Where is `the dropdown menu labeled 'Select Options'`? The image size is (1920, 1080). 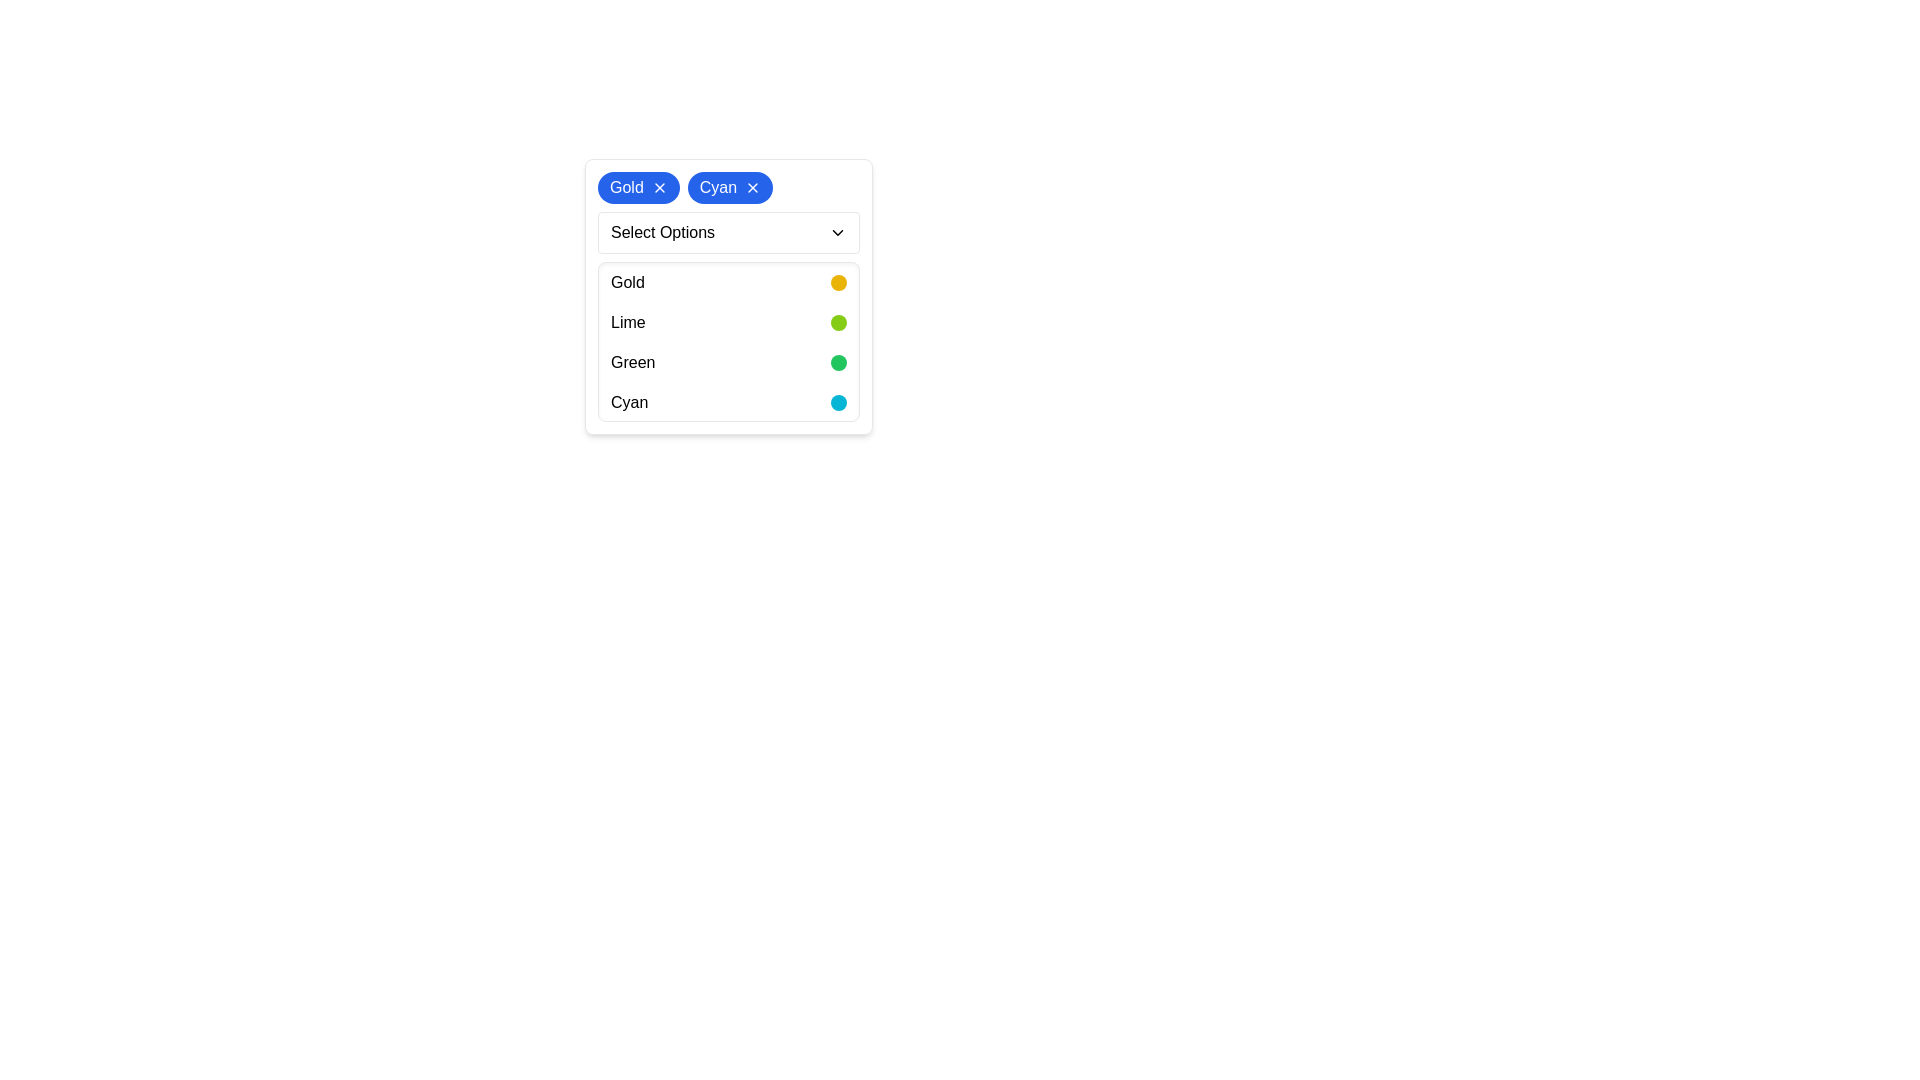
the dropdown menu labeled 'Select Options' is located at coordinates (728, 231).